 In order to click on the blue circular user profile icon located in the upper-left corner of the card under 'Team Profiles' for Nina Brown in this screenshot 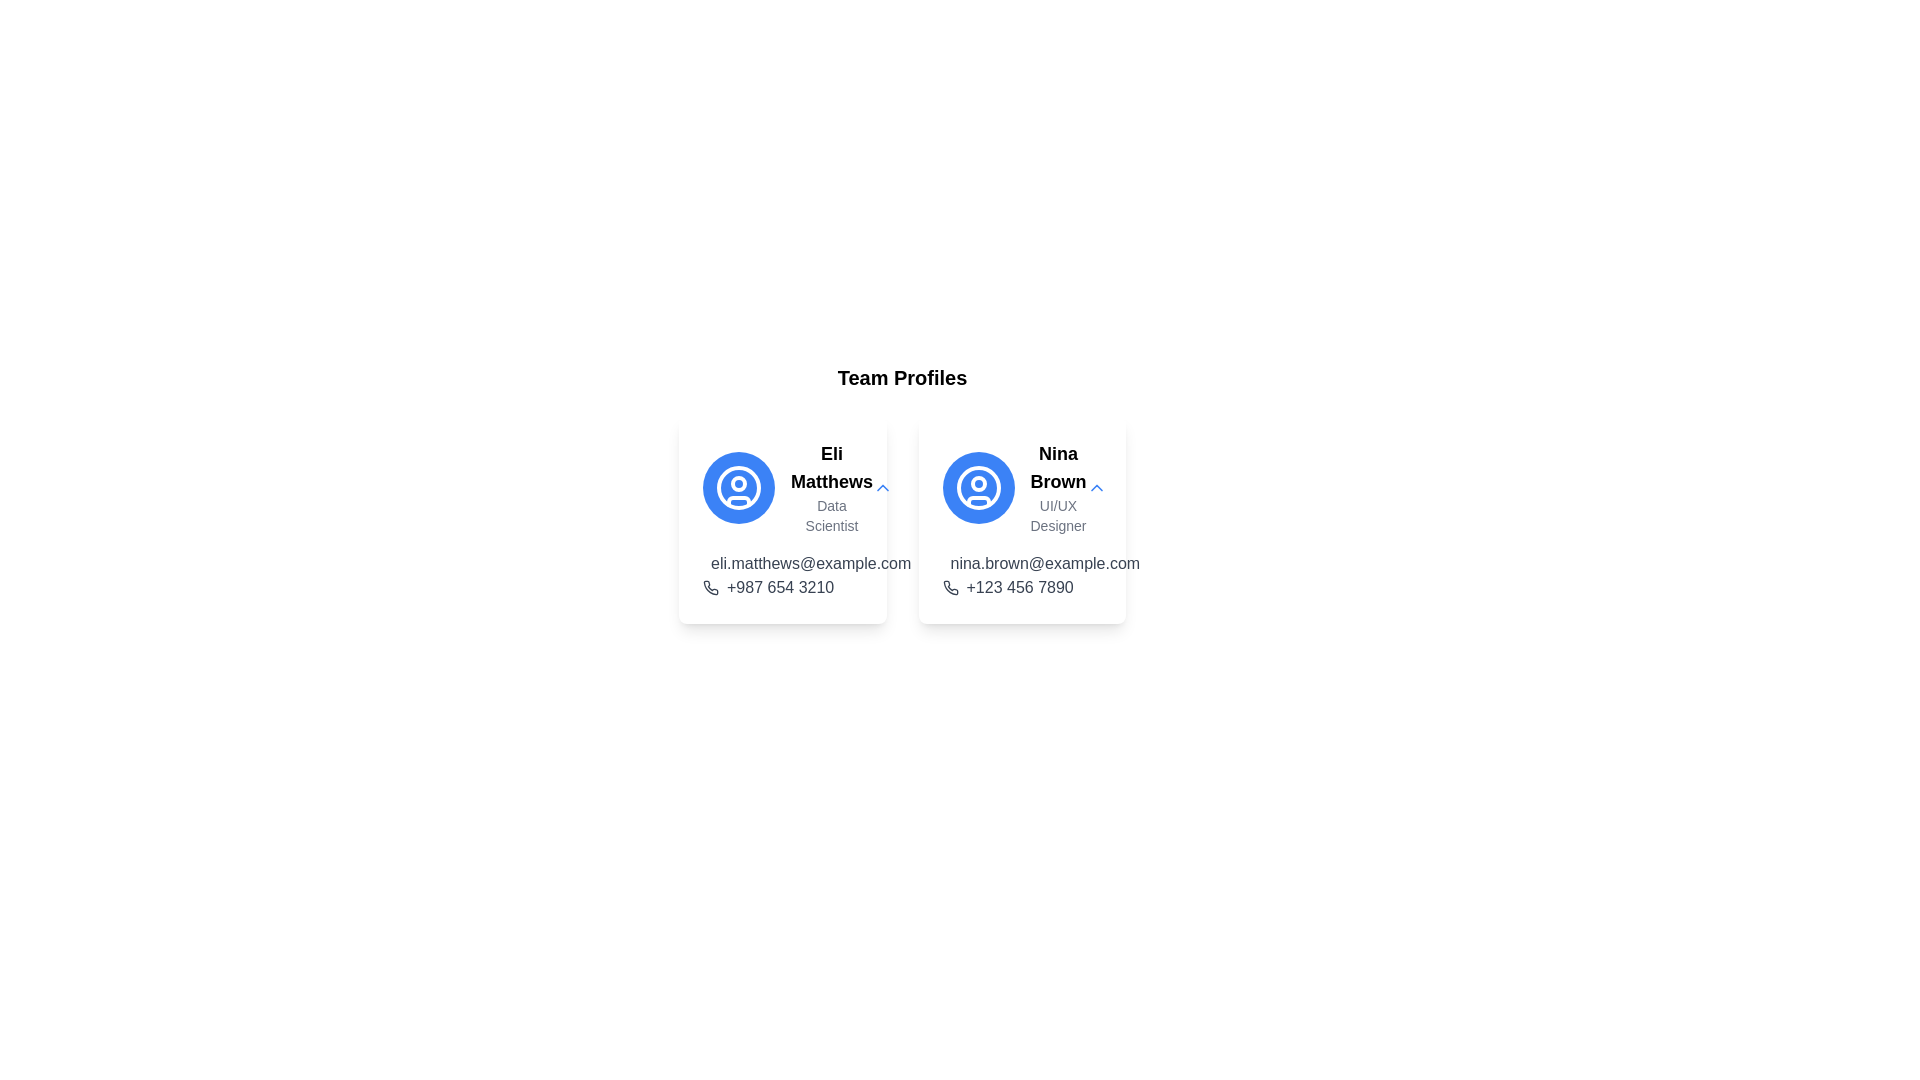, I will do `click(978, 488)`.